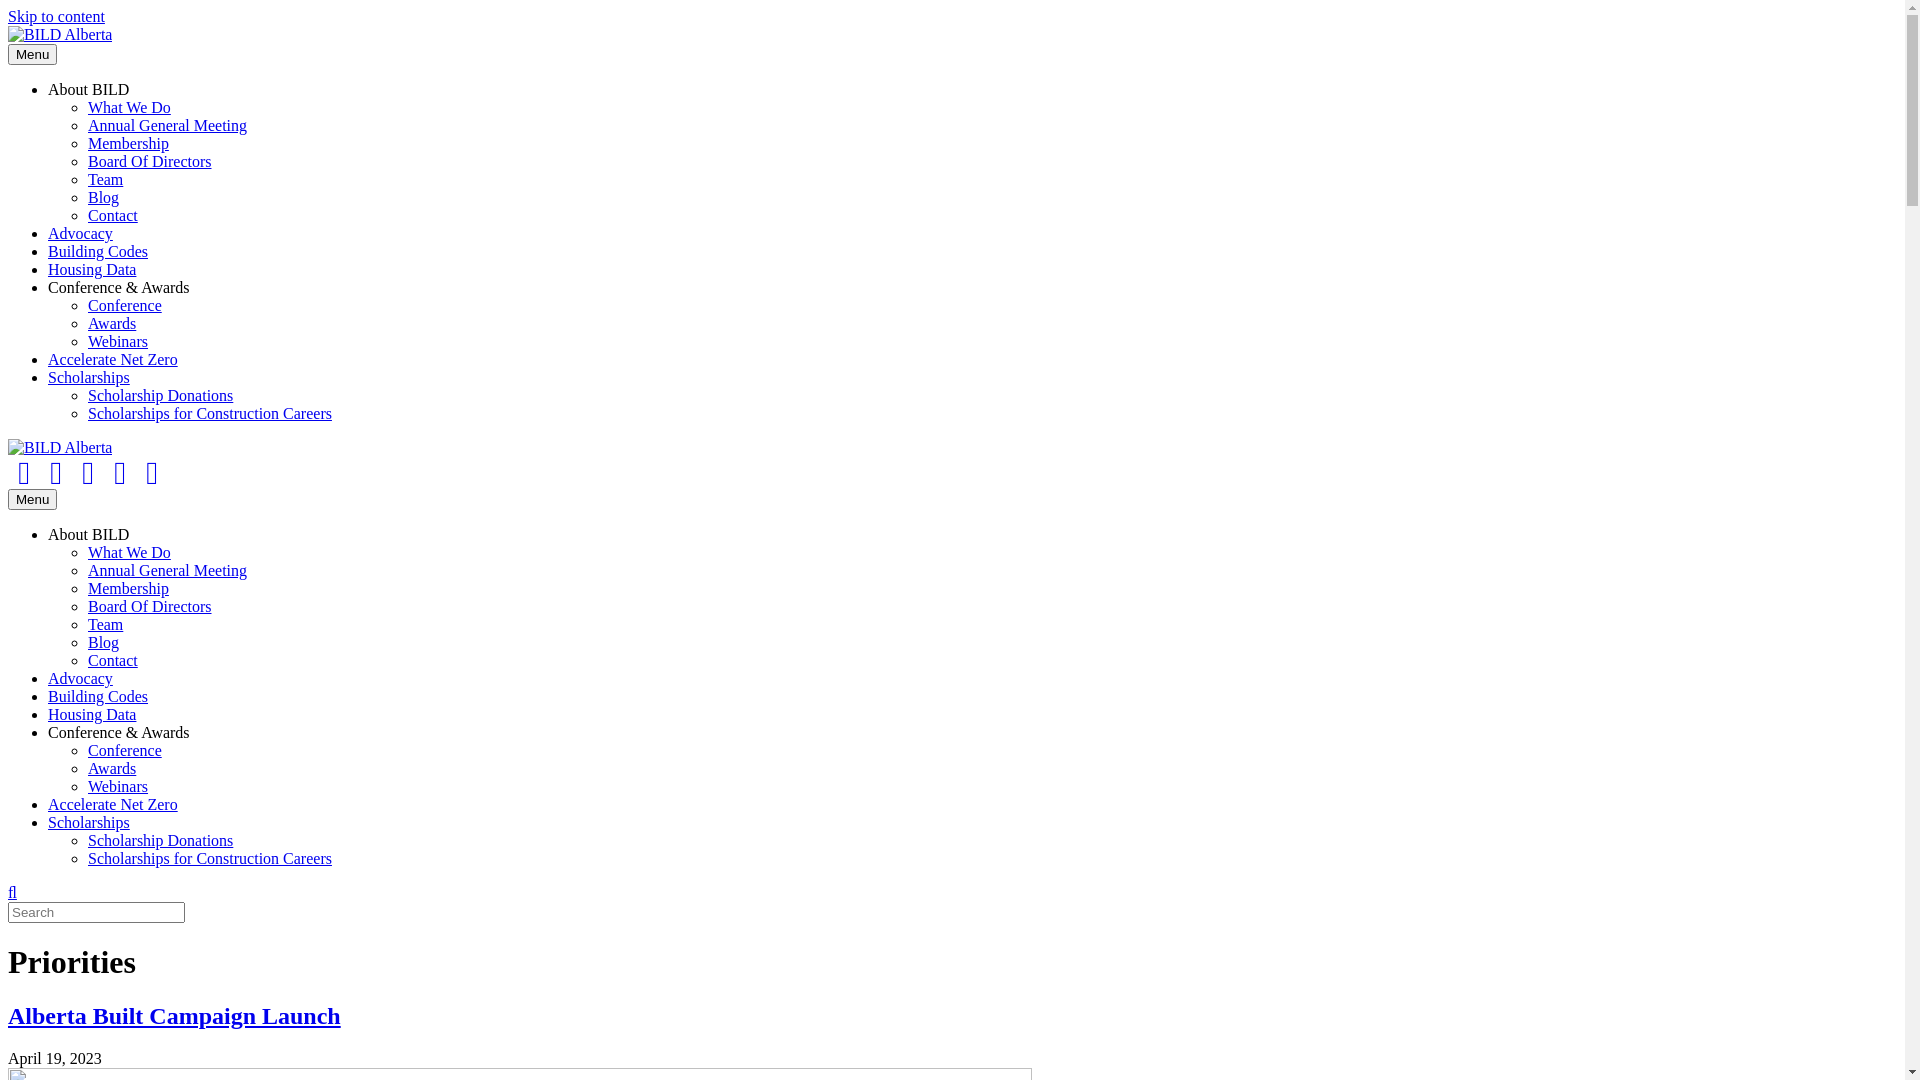 This screenshot has width=1920, height=1080. Describe the element at coordinates (167, 125) in the screenshot. I see `'Annual General Meeting'` at that location.